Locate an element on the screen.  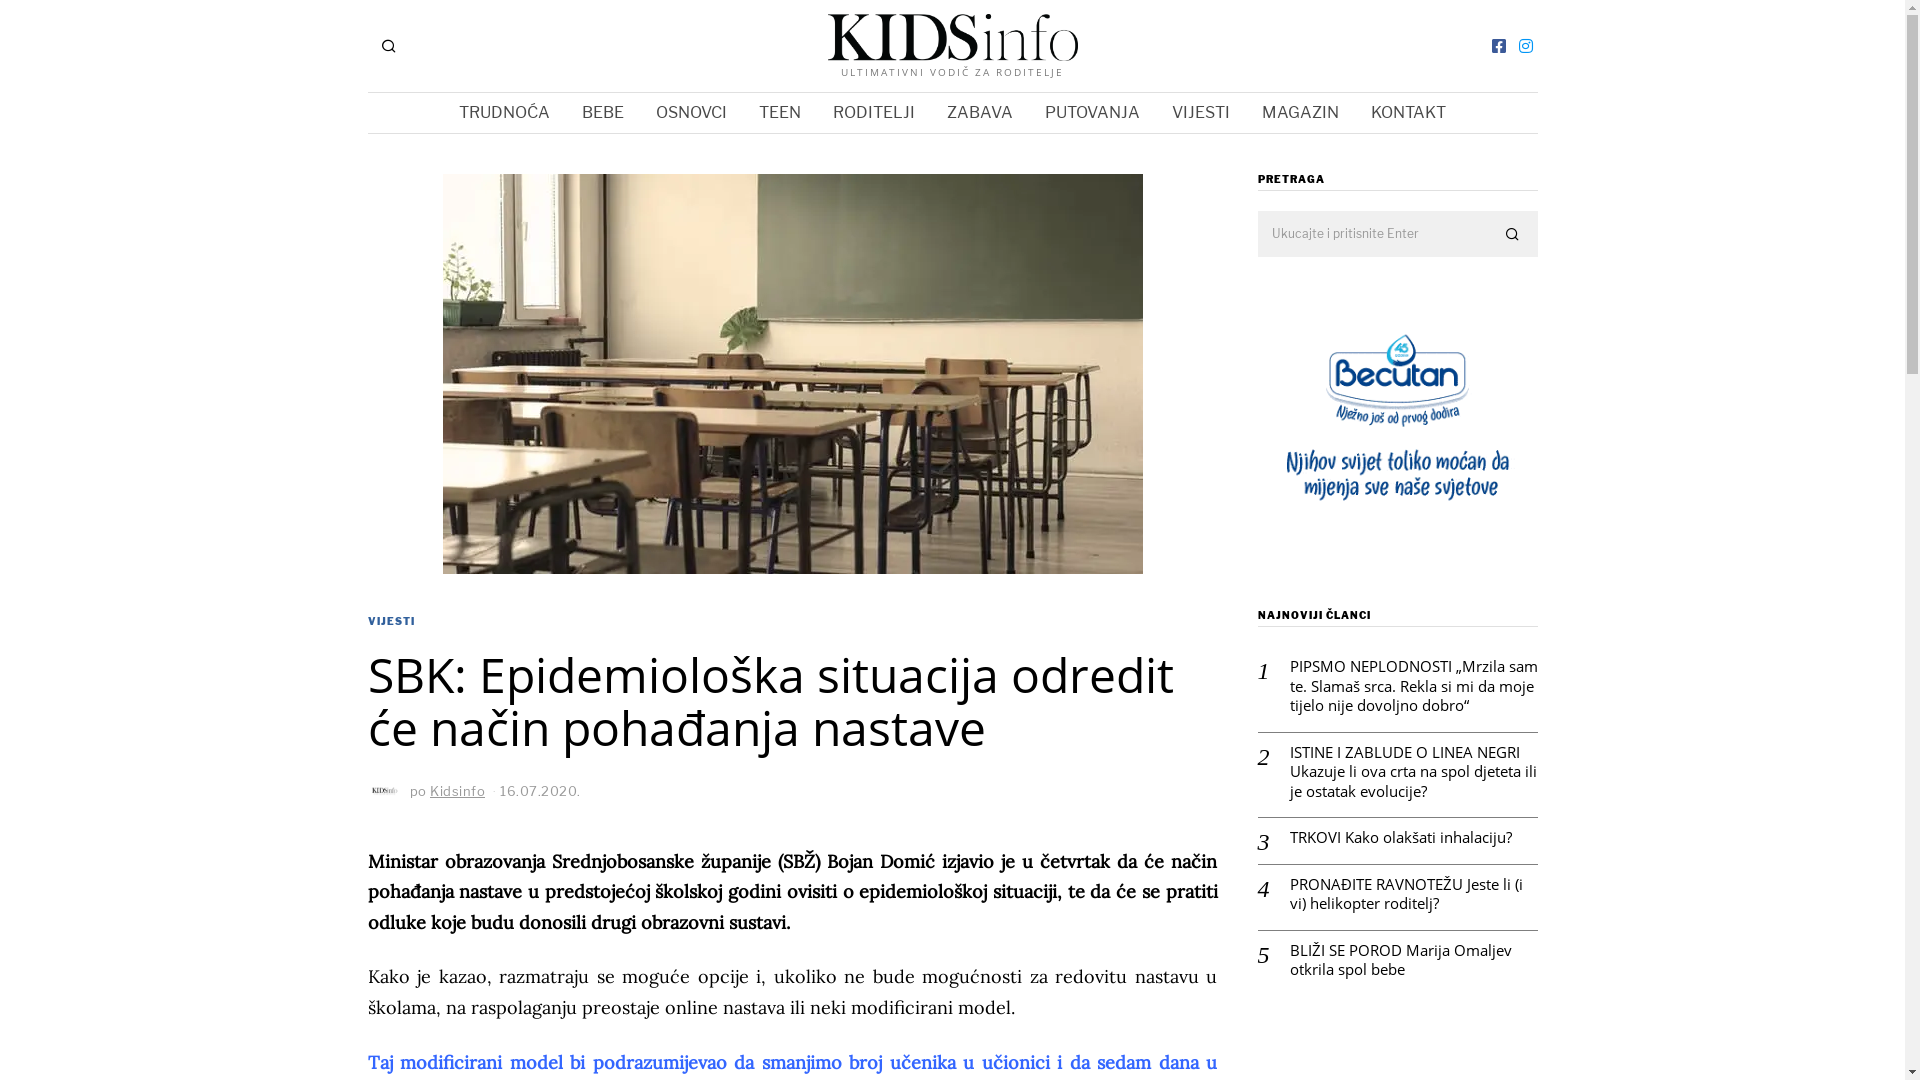
'Facebook' is located at coordinates (1497, 45).